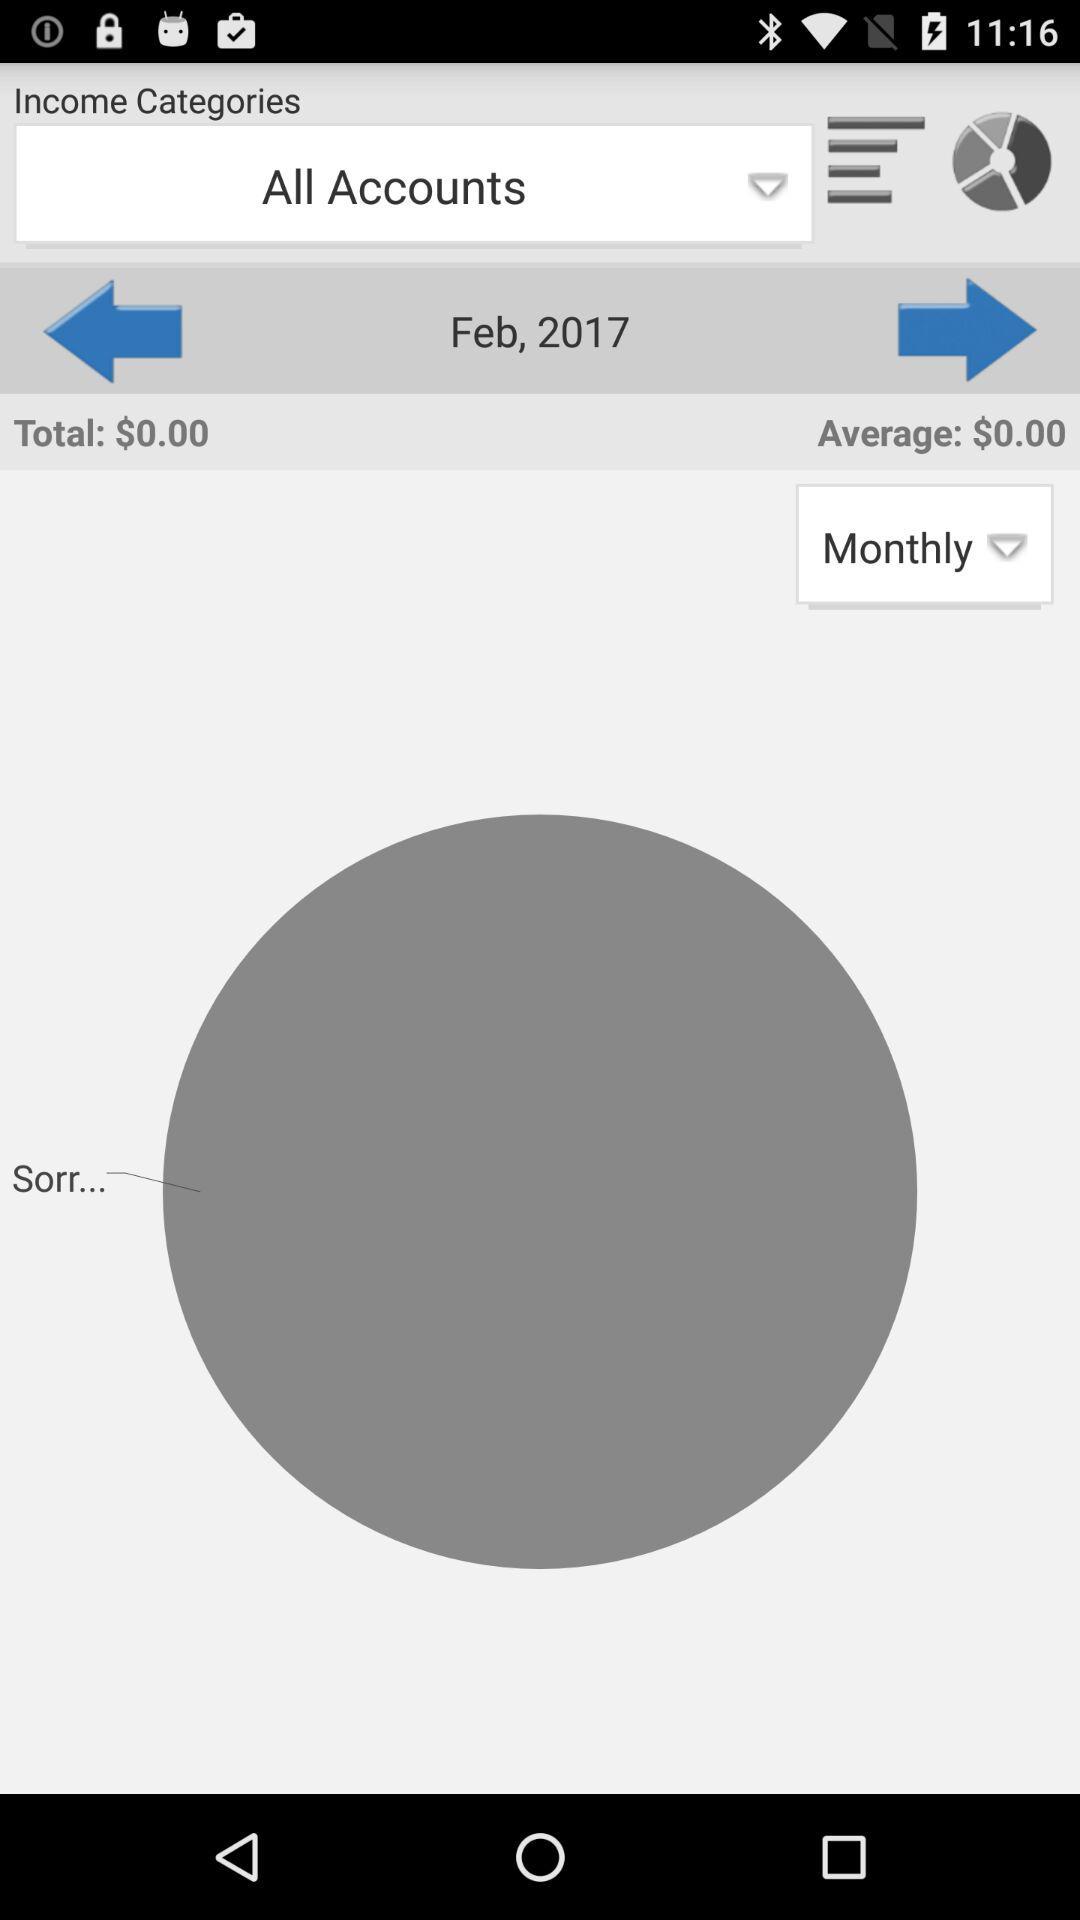 This screenshot has height=1920, width=1080. Describe the element at coordinates (412, 186) in the screenshot. I see `the all accounts button` at that location.